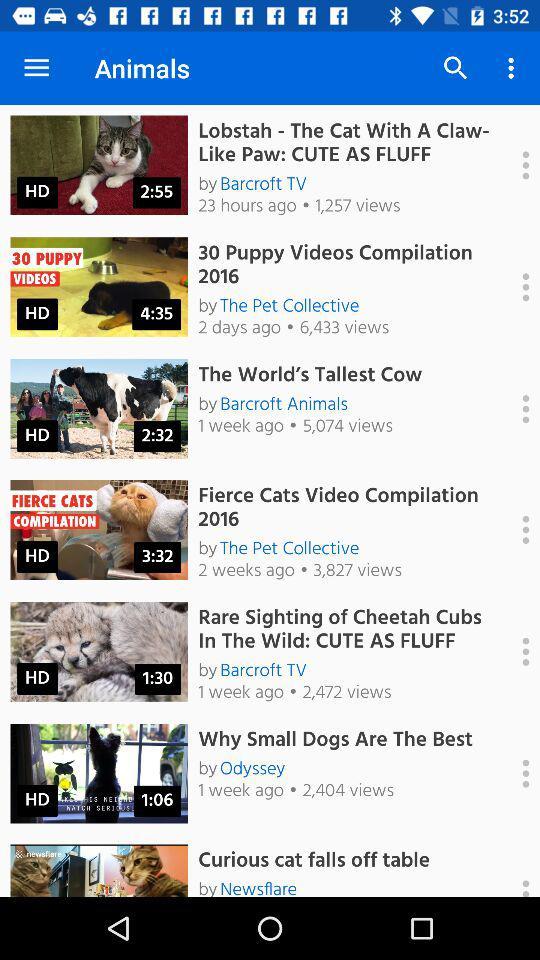 This screenshot has width=540, height=960. I want to click on expant, so click(515, 408).